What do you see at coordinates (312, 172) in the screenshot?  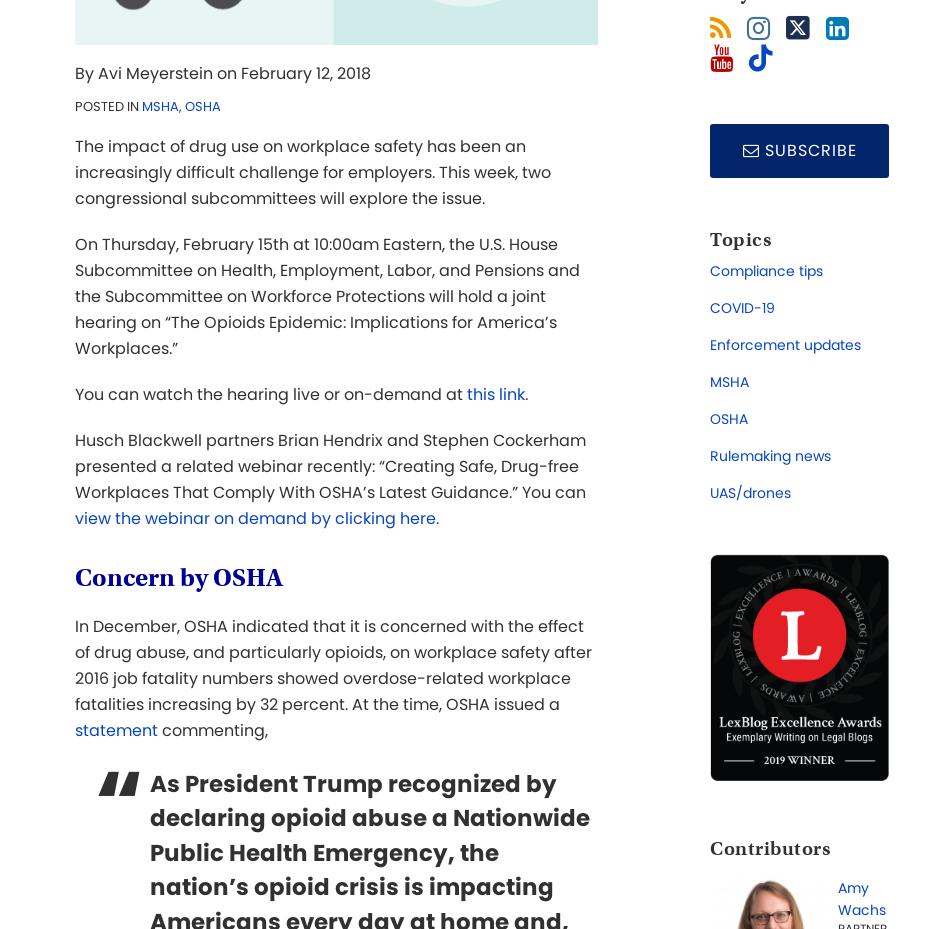 I see `'The impact of drug use on workplace safety has been an increasingly difficult challenge for employers. This week, two congressional subcommittees will explore the issue.'` at bounding box center [312, 172].